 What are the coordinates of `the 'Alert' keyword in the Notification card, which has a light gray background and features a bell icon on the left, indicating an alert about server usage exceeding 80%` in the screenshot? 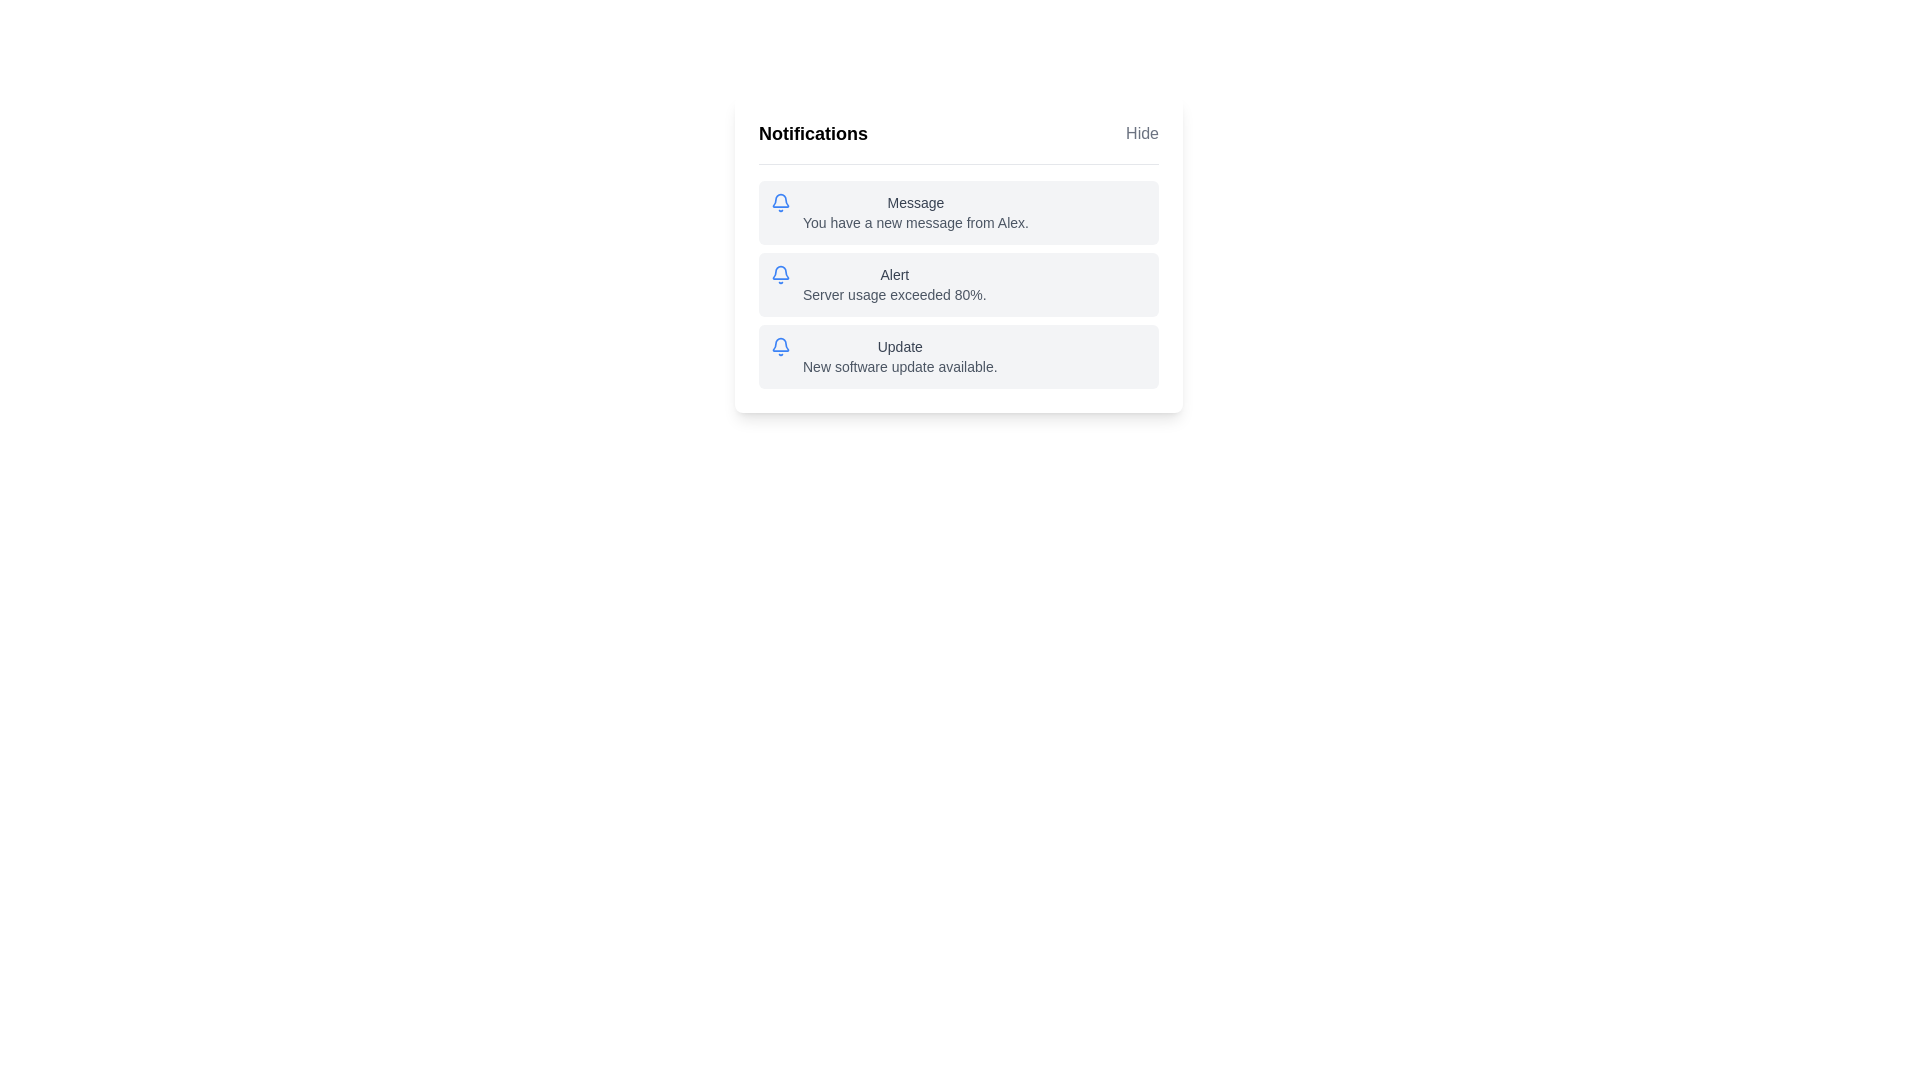 It's located at (958, 285).